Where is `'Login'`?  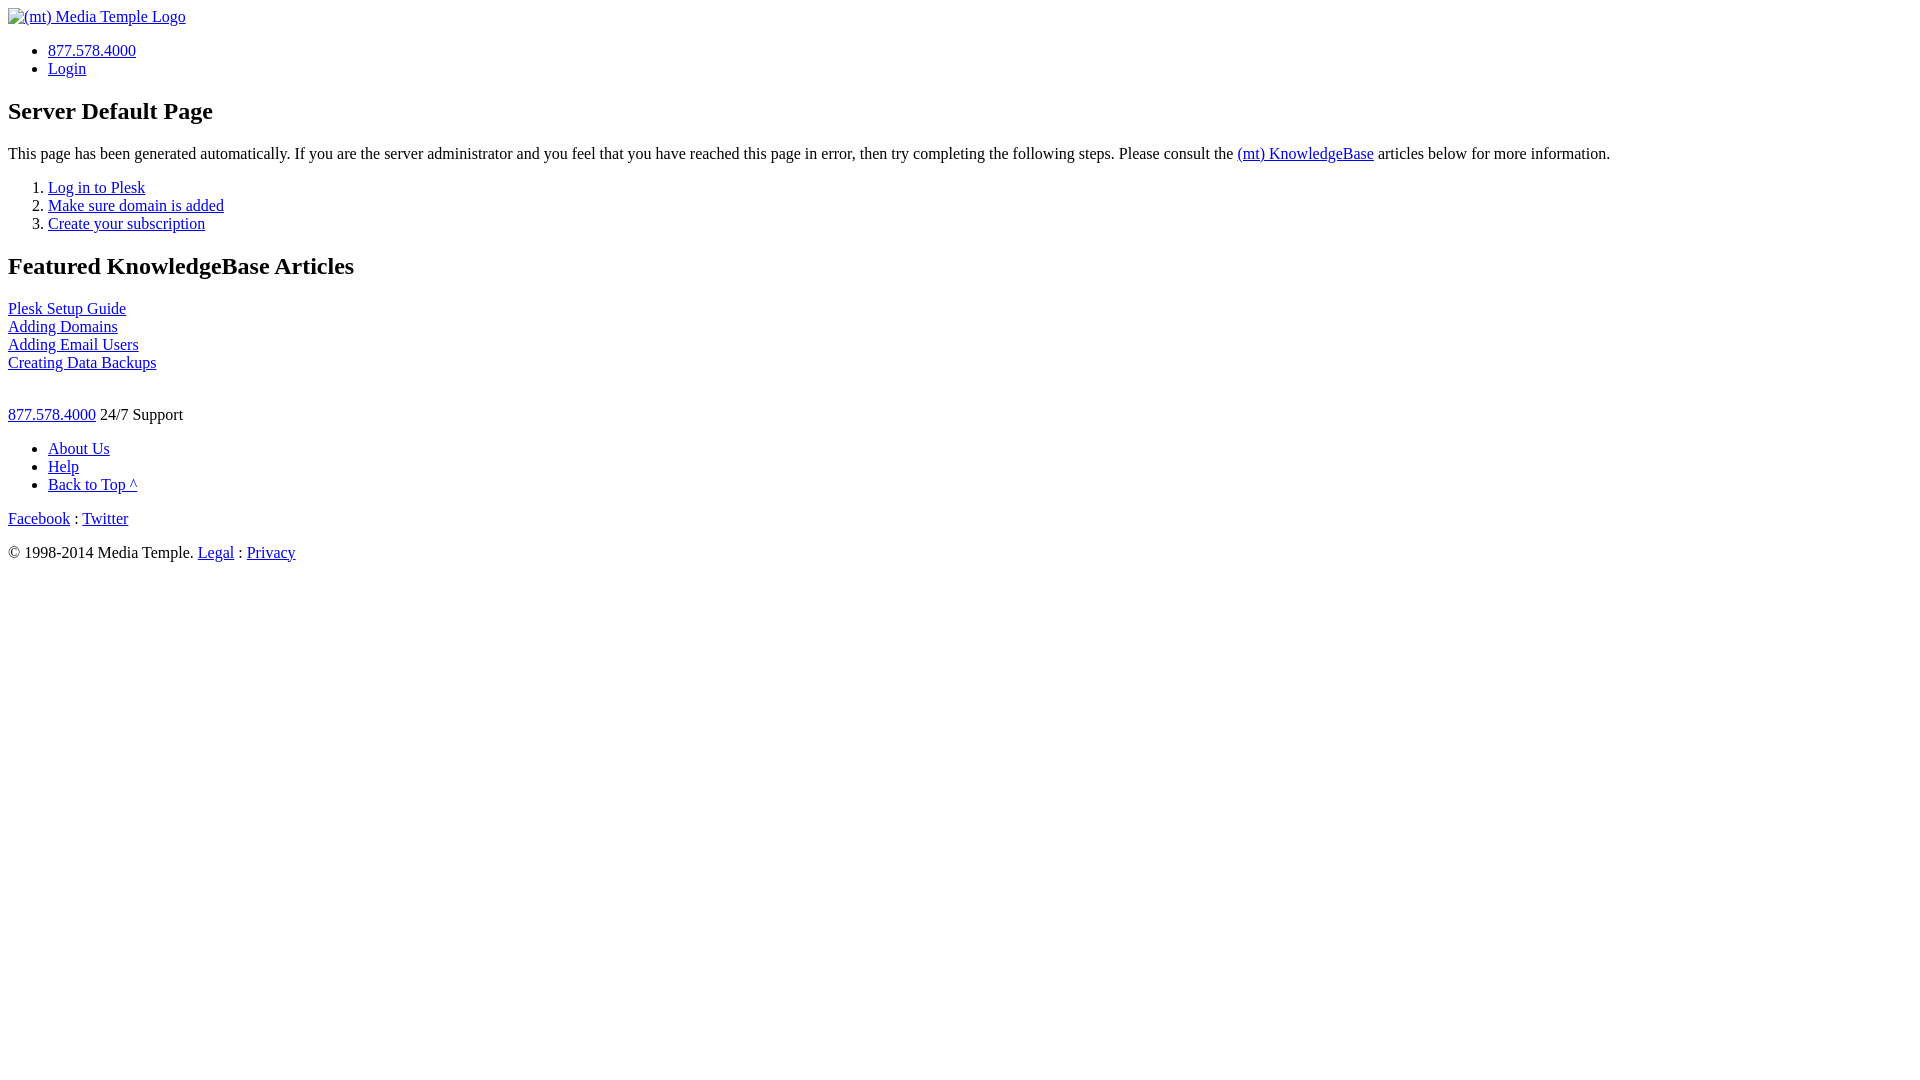 'Login' is located at coordinates (67, 67).